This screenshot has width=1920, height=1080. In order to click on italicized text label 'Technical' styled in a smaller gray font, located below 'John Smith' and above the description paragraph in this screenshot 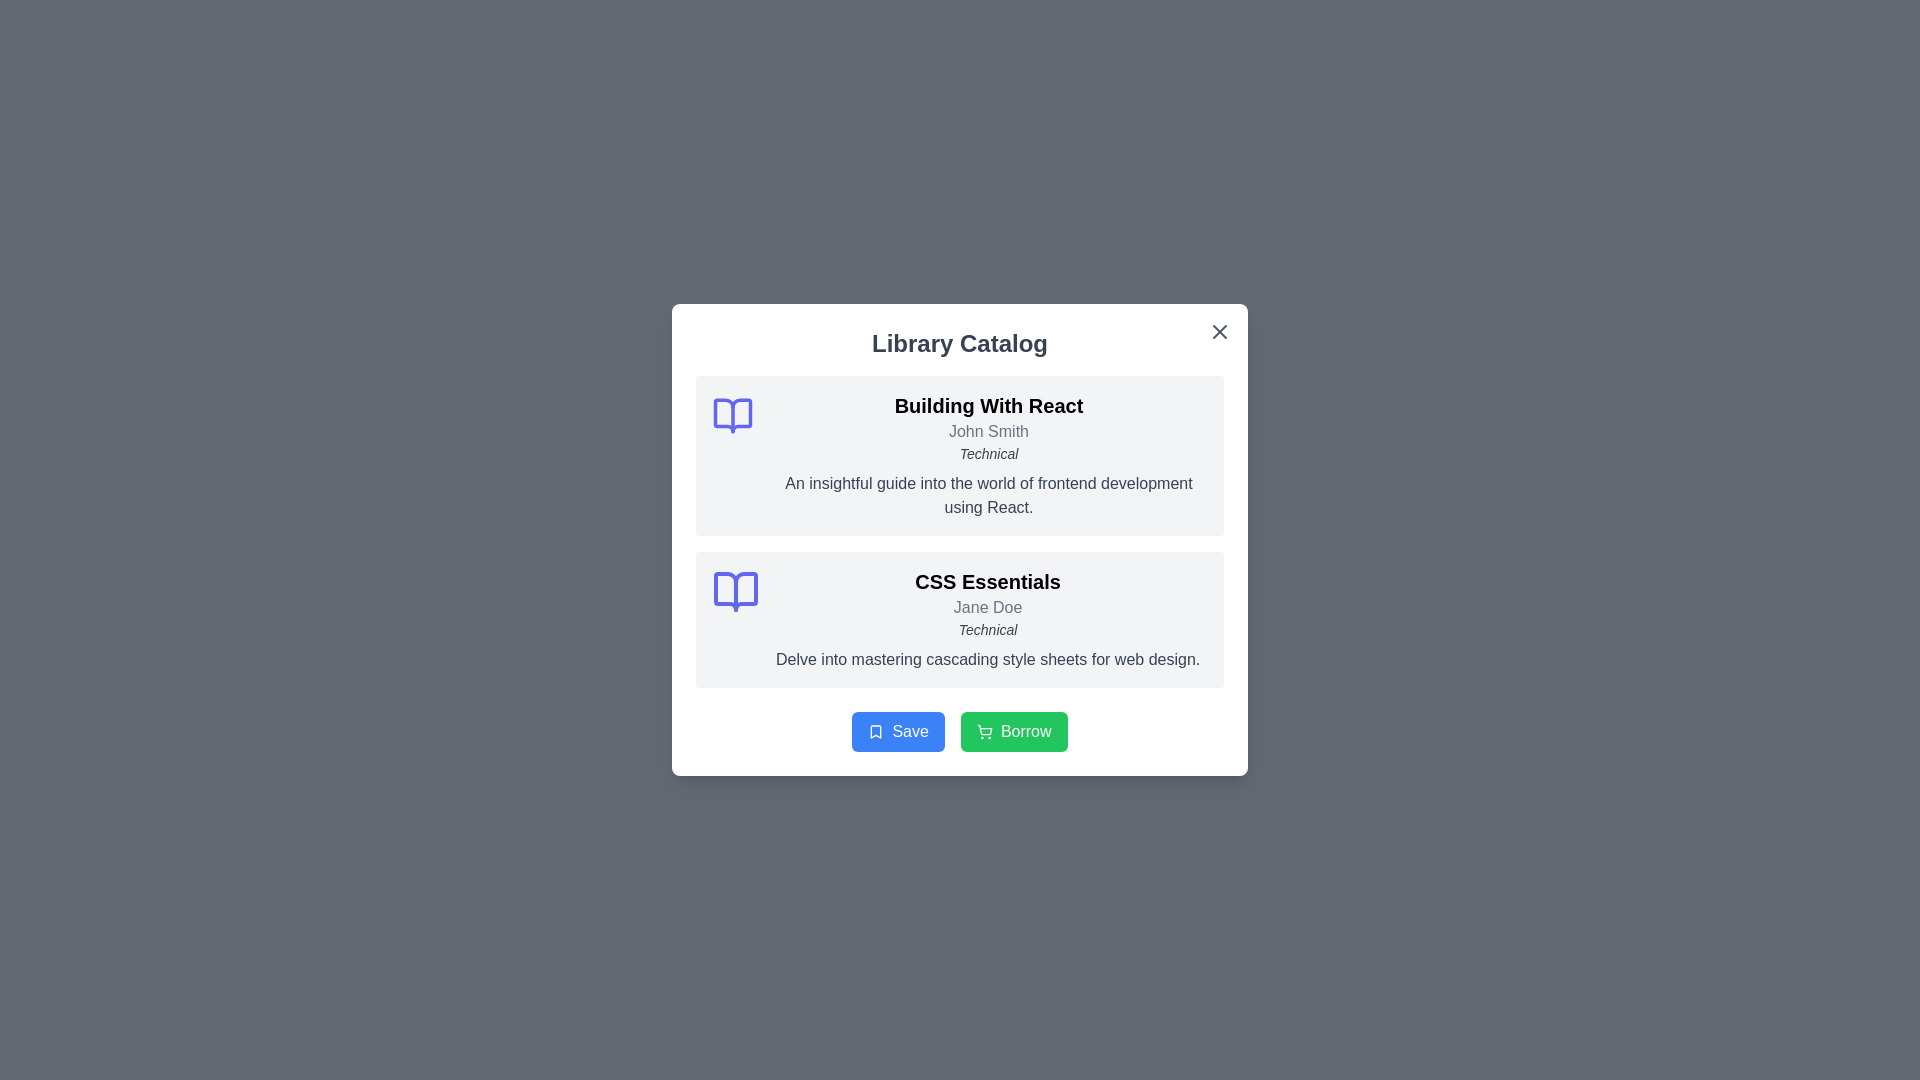, I will do `click(988, 454)`.